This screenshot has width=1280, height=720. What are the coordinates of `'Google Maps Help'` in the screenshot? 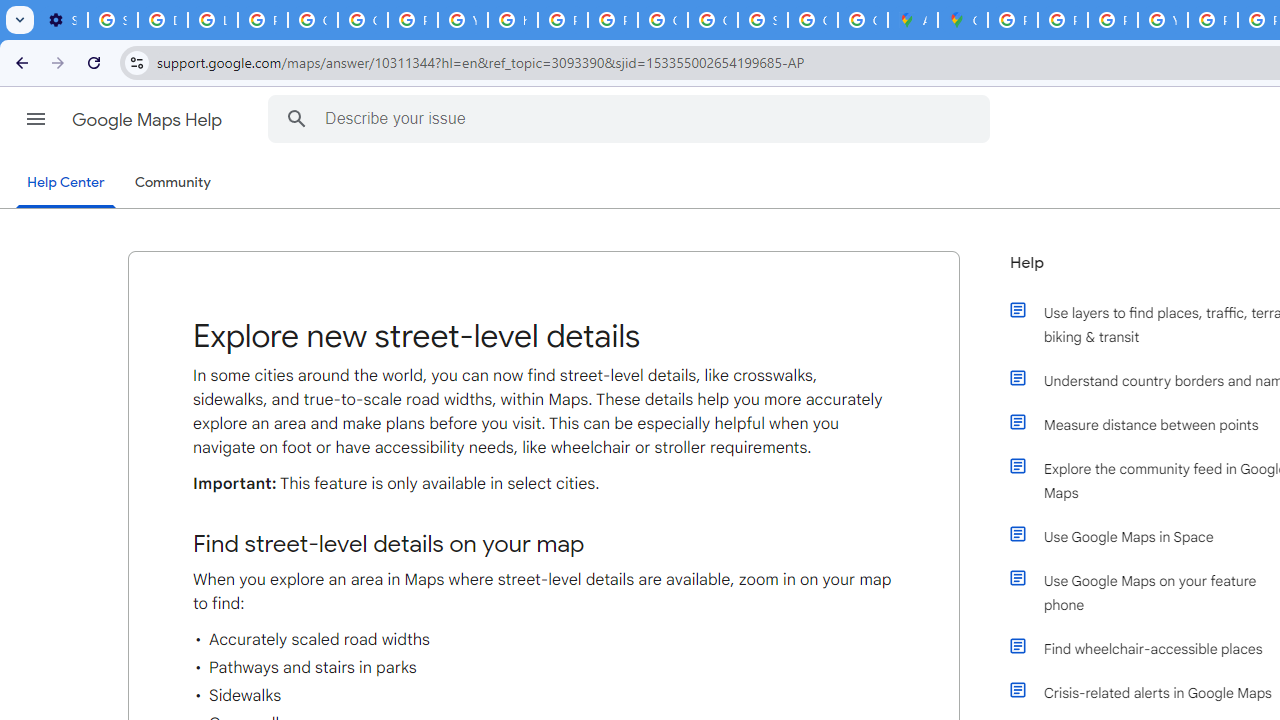 It's located at (148, 119).